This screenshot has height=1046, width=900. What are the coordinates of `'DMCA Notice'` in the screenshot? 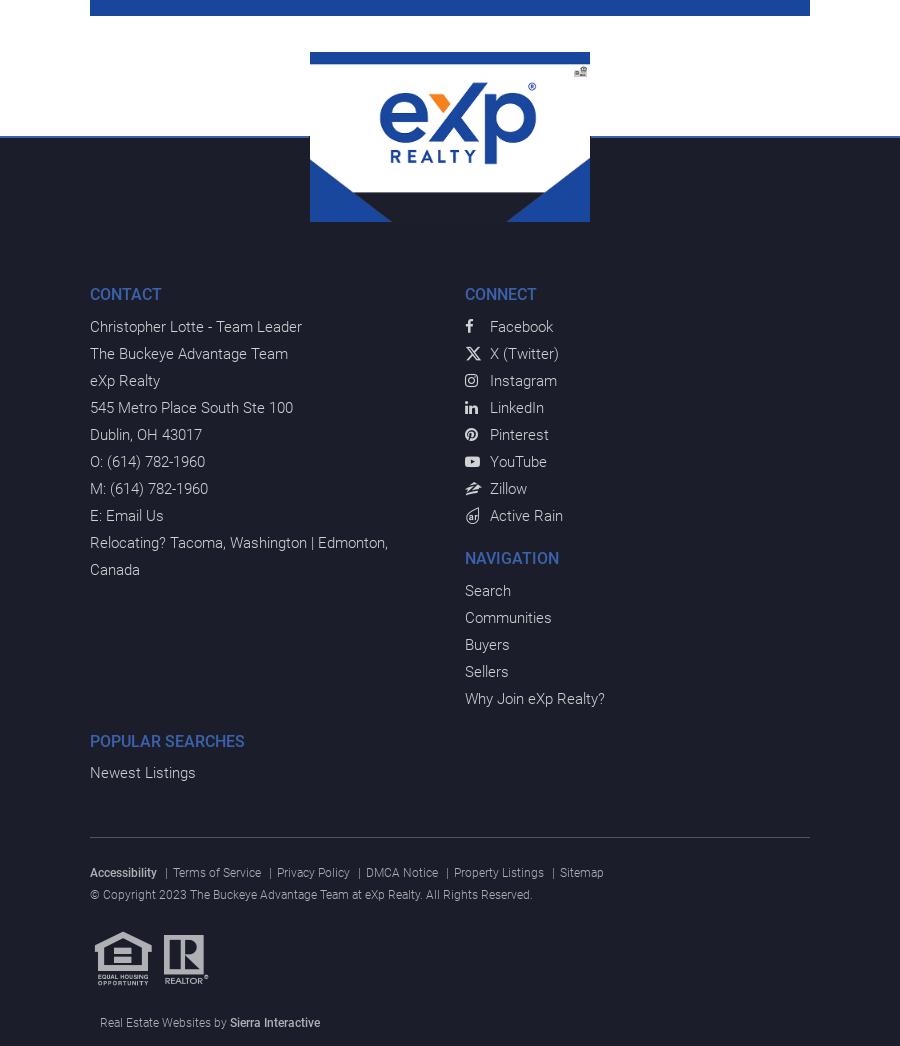 It's located at (402, 871).